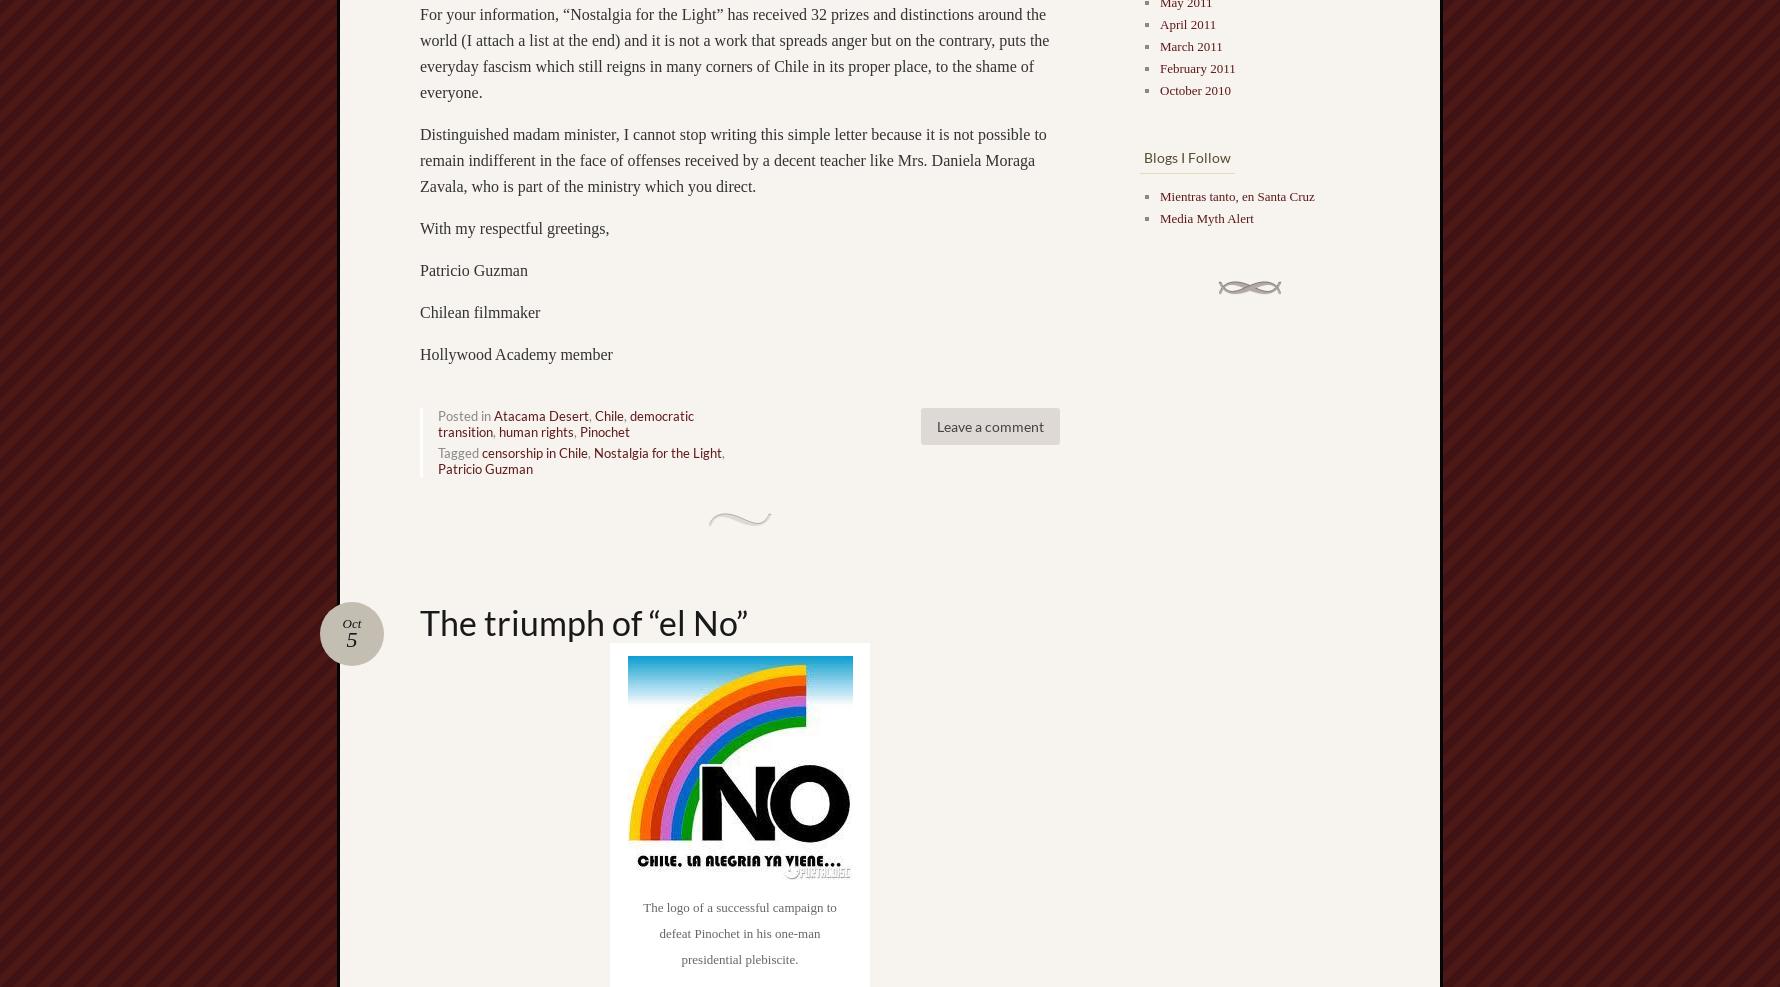 The width and height of the screenshot is (1780, 987). What do you see at coordinates (732, 158) in the screenshot?
I see `'Distinguished madam minister, I cannot stop writing this simple letter because it is not possible to remain indifferent in the face of offenses received by a decent teacher like Mrs. Daniela Moraga Zavala, who is part of the ministry which you direct.'` at bounding box center [732, 158].